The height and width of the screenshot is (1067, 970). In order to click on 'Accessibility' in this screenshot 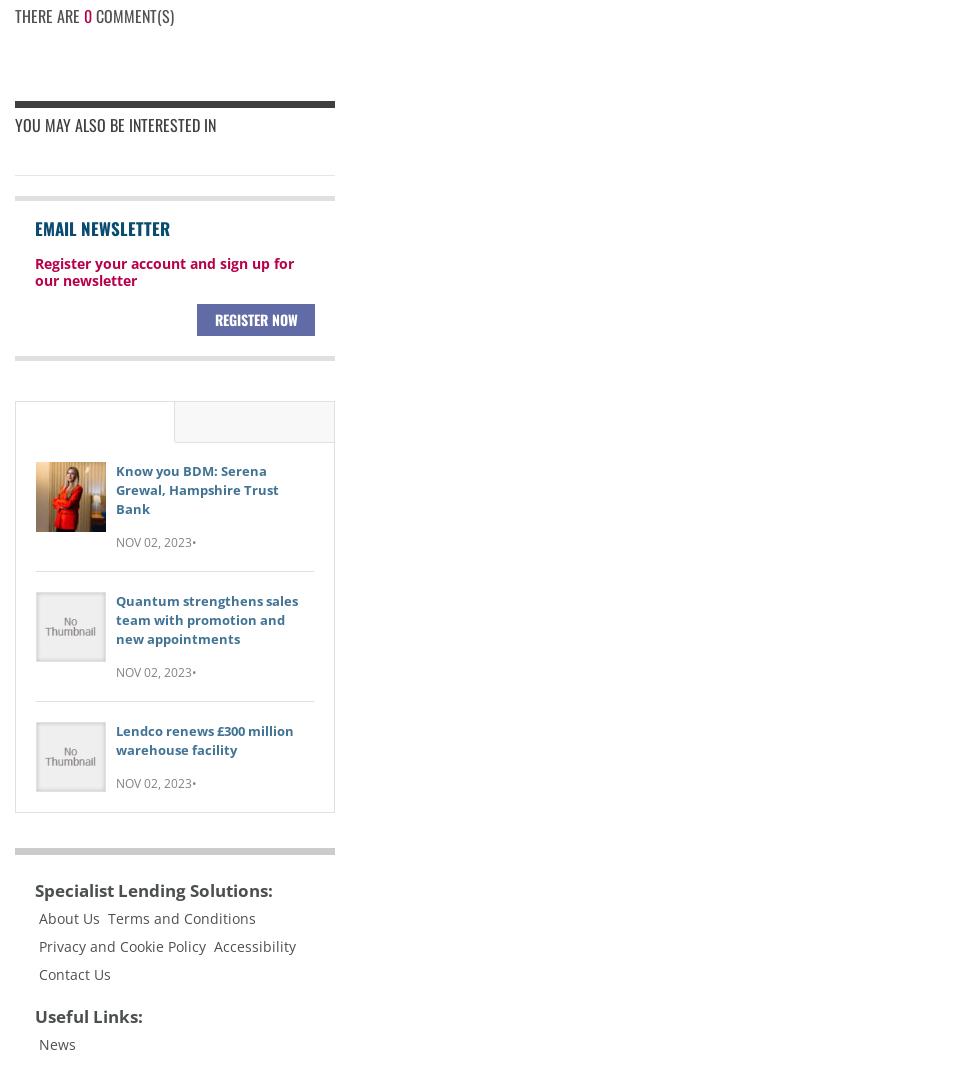, I will do `click(254, 945)`.